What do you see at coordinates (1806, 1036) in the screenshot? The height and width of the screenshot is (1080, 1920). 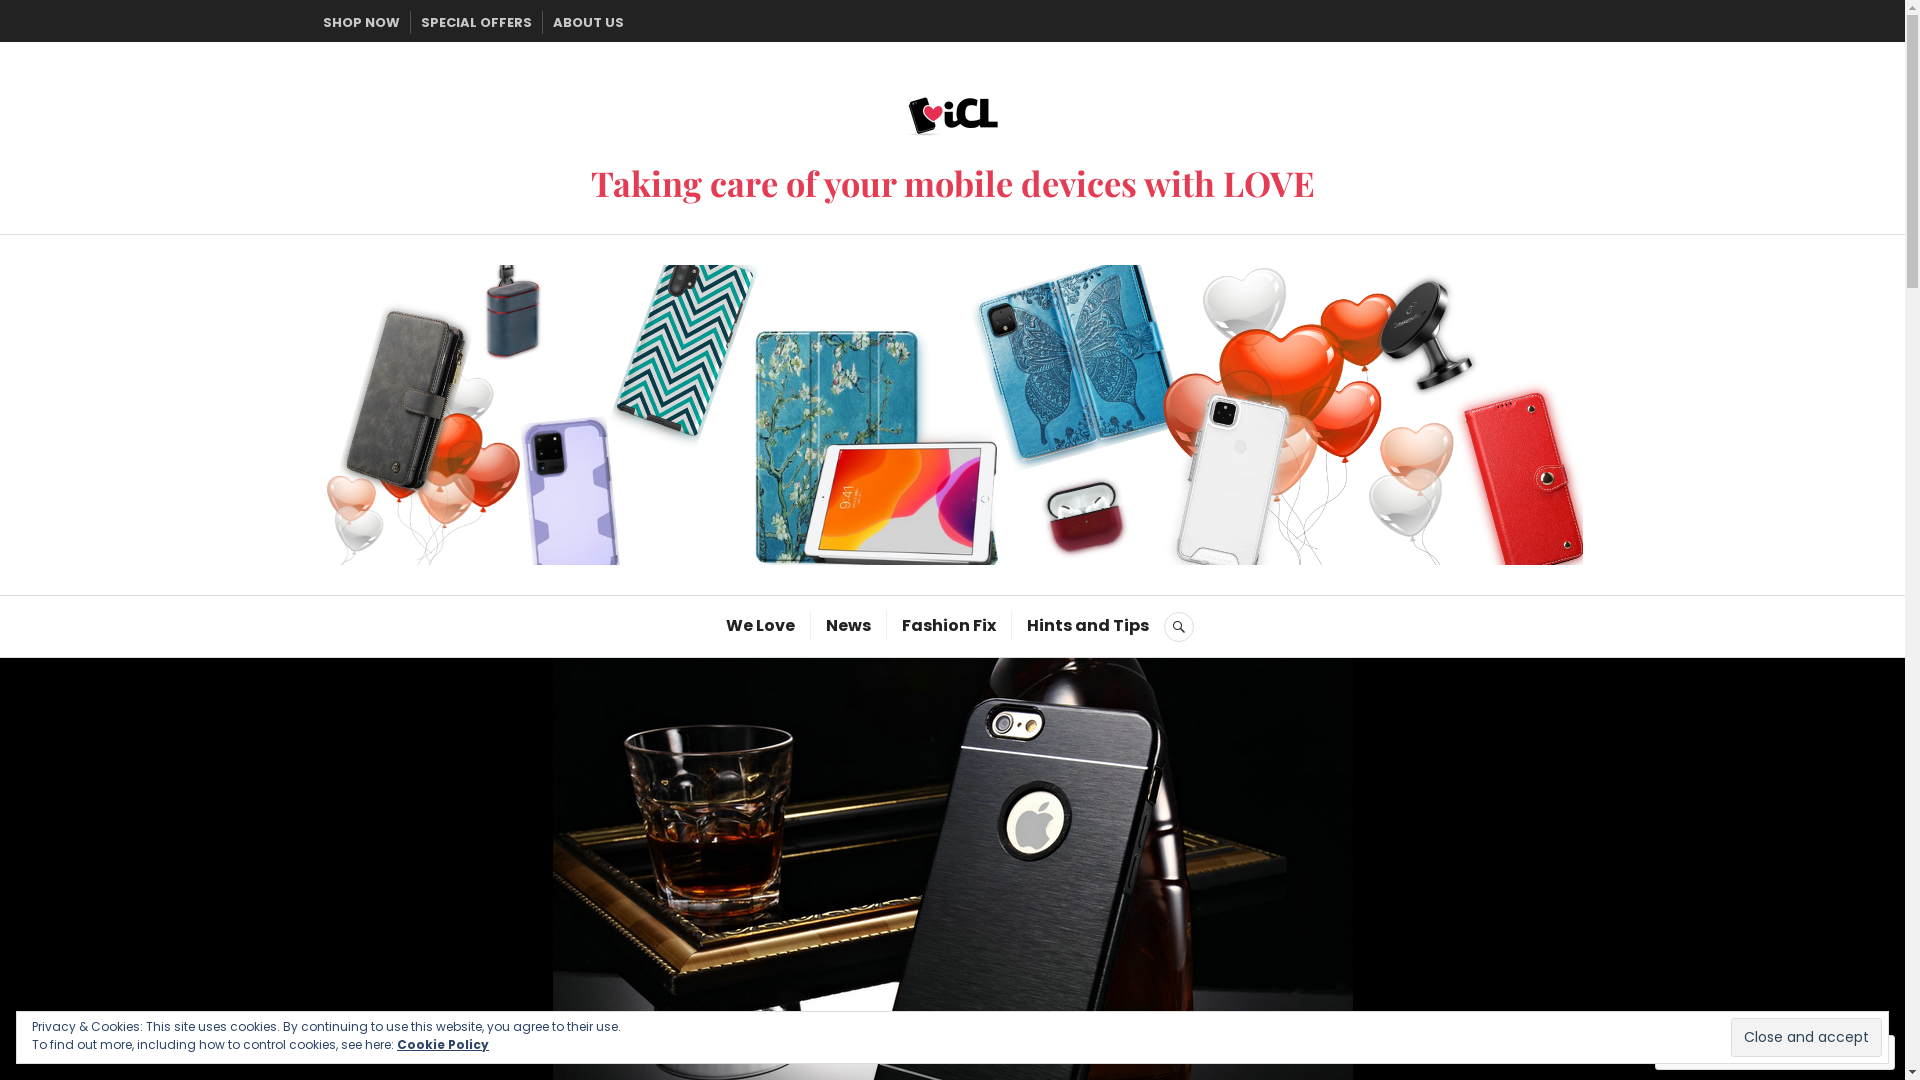 I see `'Close and accept'` at bounding box center [1806, 1036].